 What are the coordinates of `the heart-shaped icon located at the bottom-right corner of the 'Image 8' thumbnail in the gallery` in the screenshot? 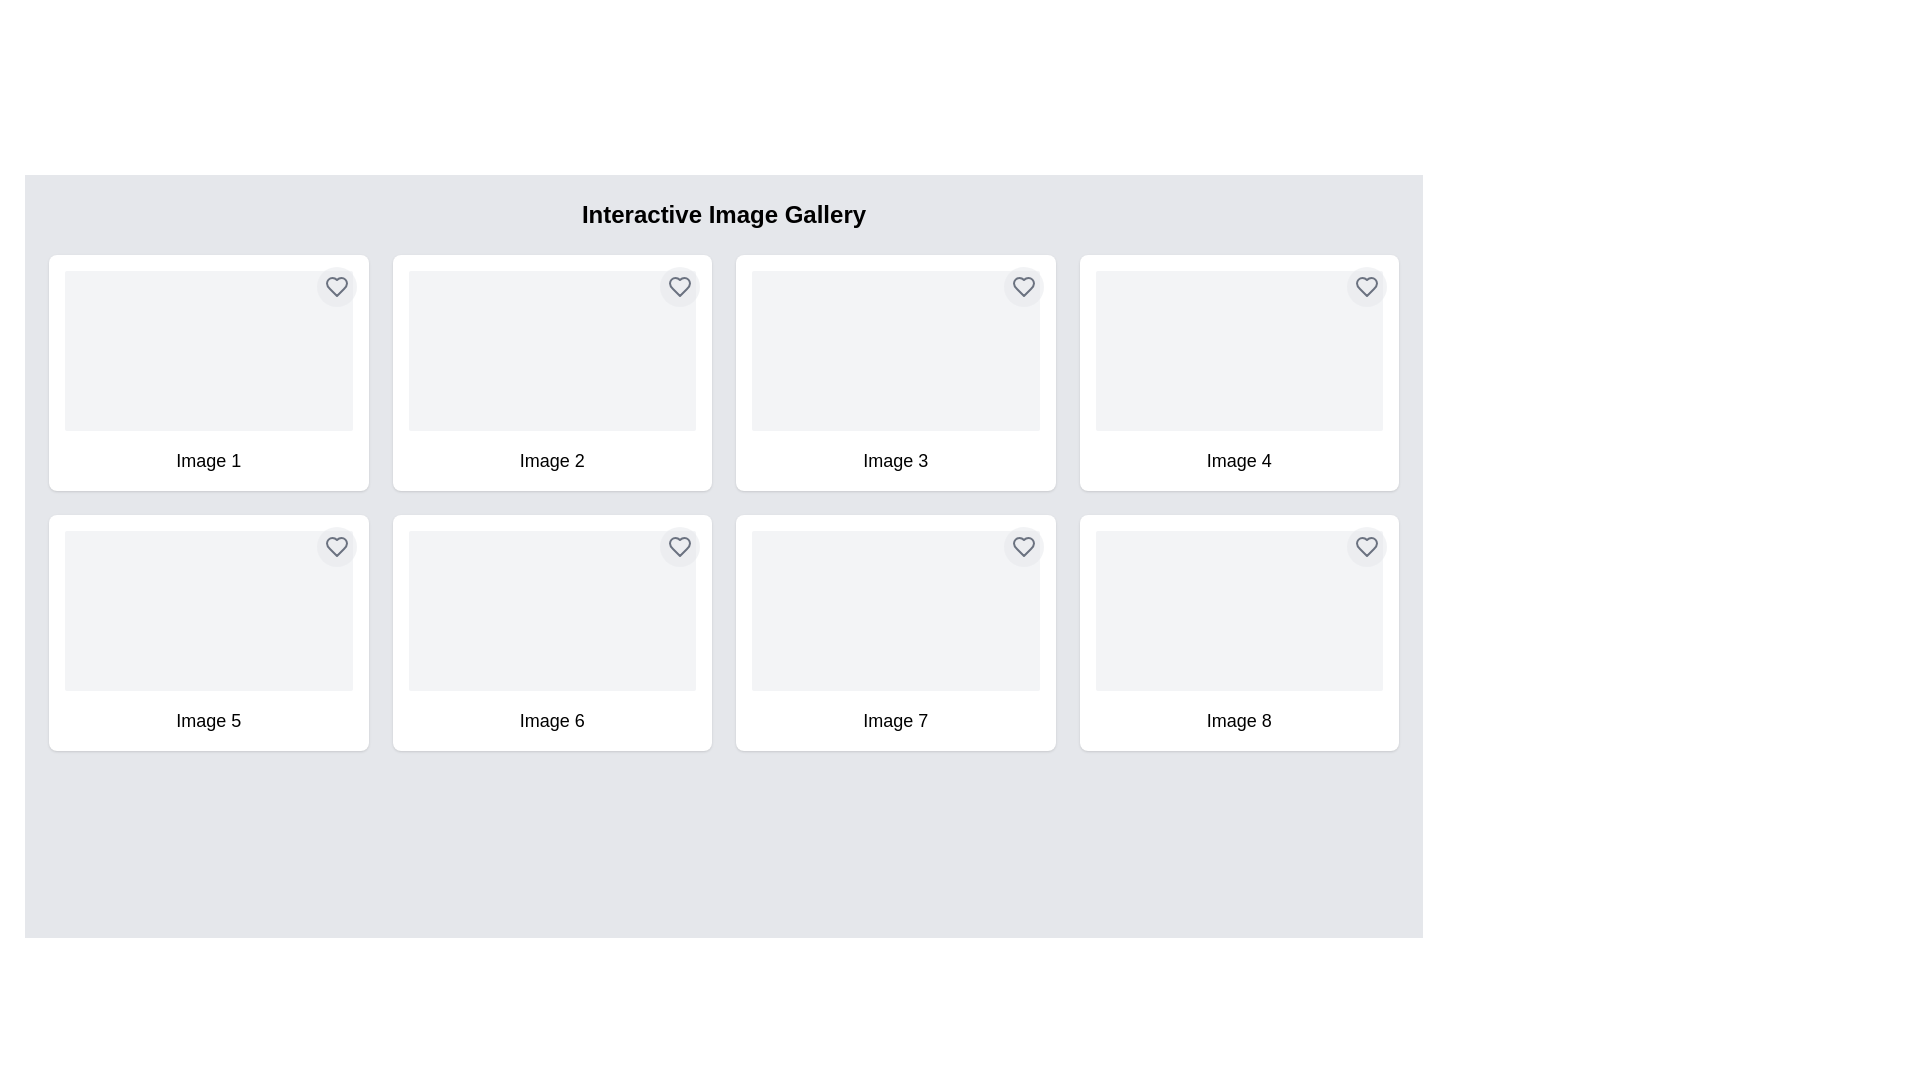 It's located at (1366, 547).